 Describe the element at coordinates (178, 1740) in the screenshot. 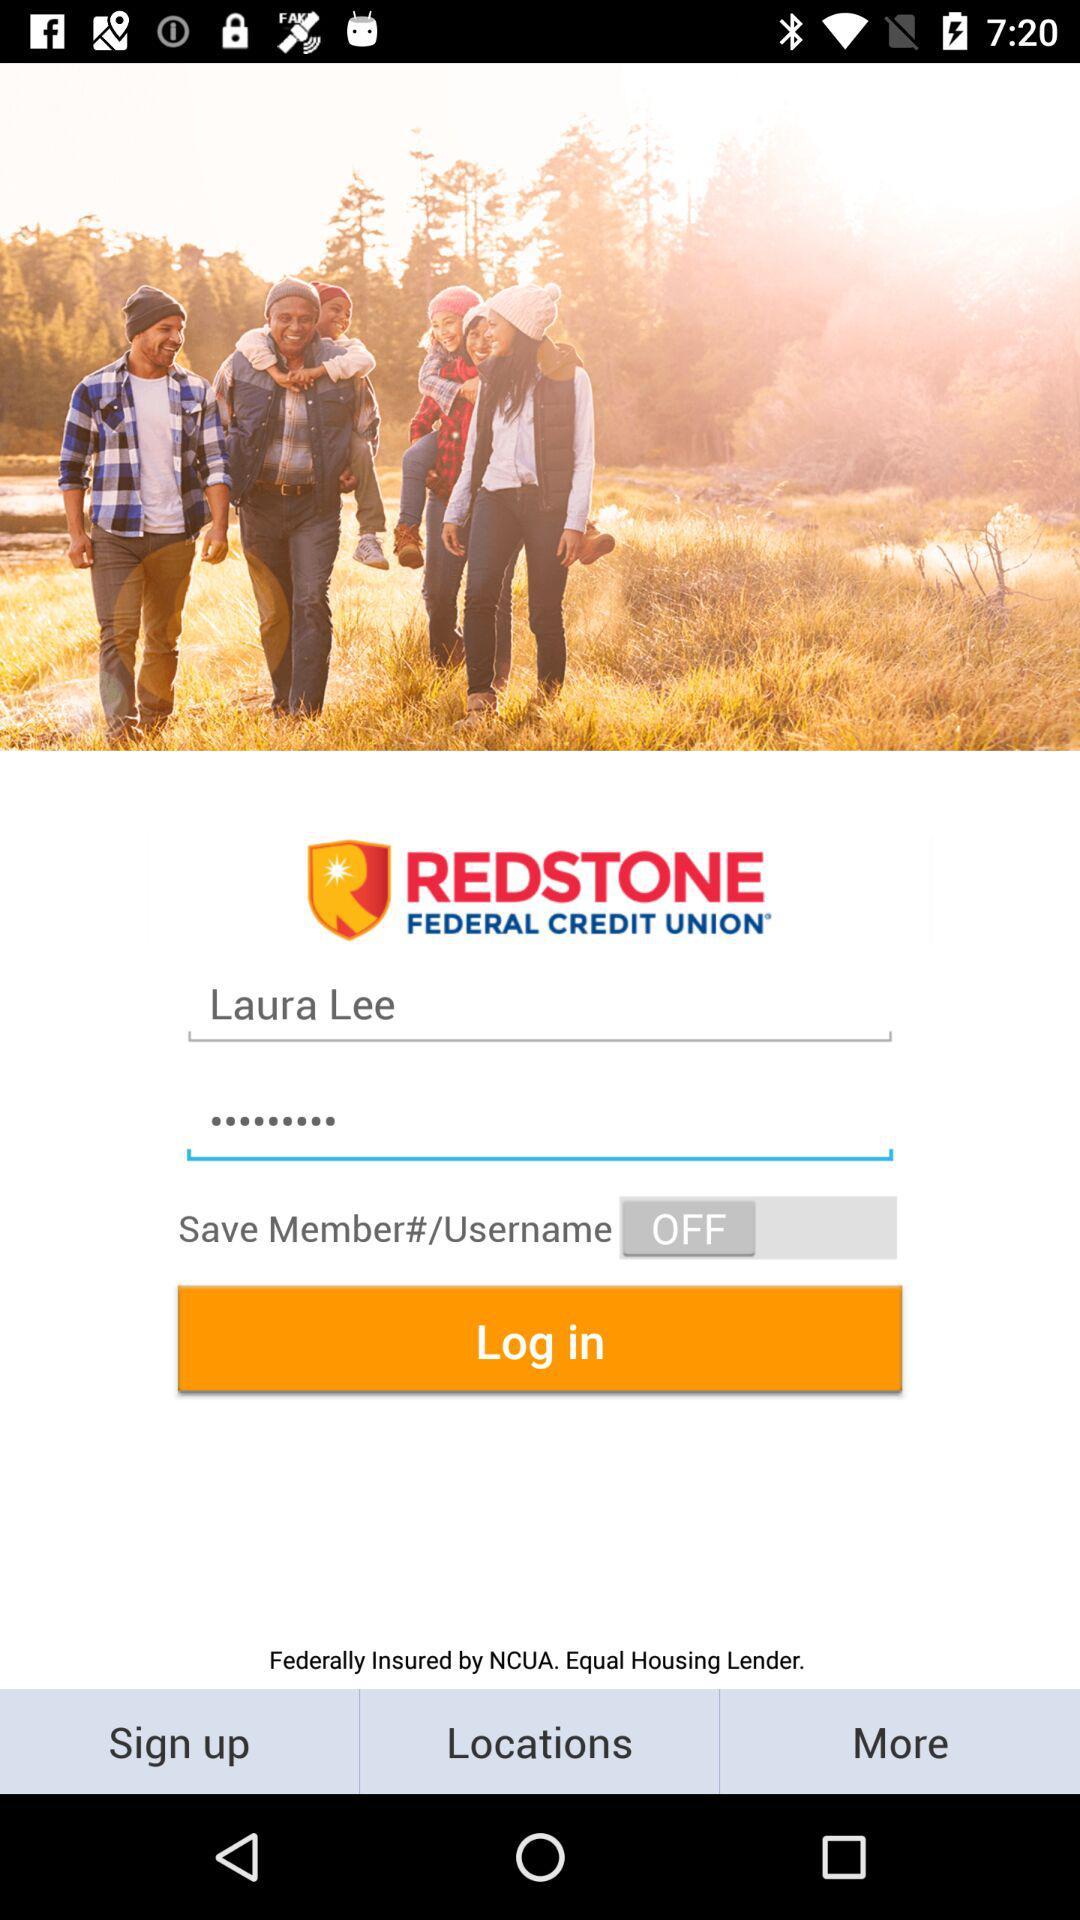

I see `sign up item` at that location.